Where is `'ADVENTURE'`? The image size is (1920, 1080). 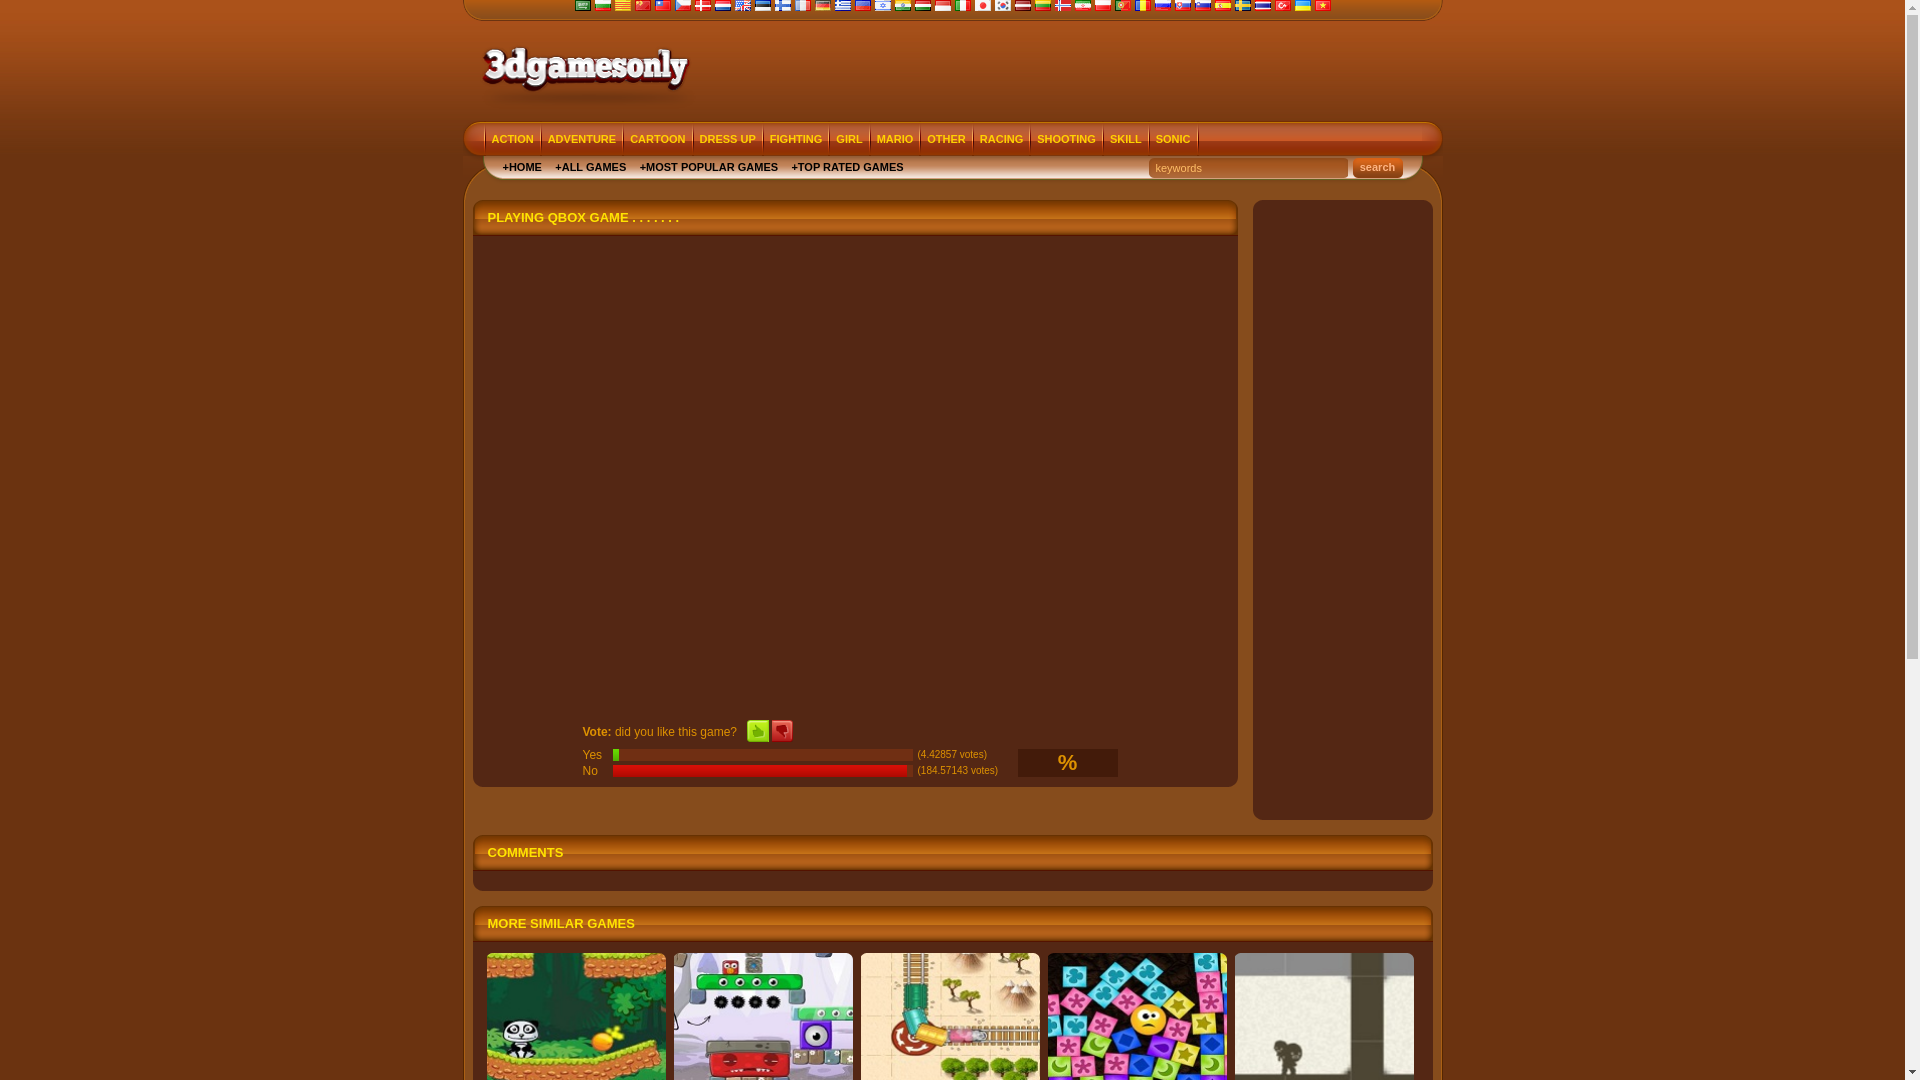 'ADVENTURE' is located at coordinates (580, 138).